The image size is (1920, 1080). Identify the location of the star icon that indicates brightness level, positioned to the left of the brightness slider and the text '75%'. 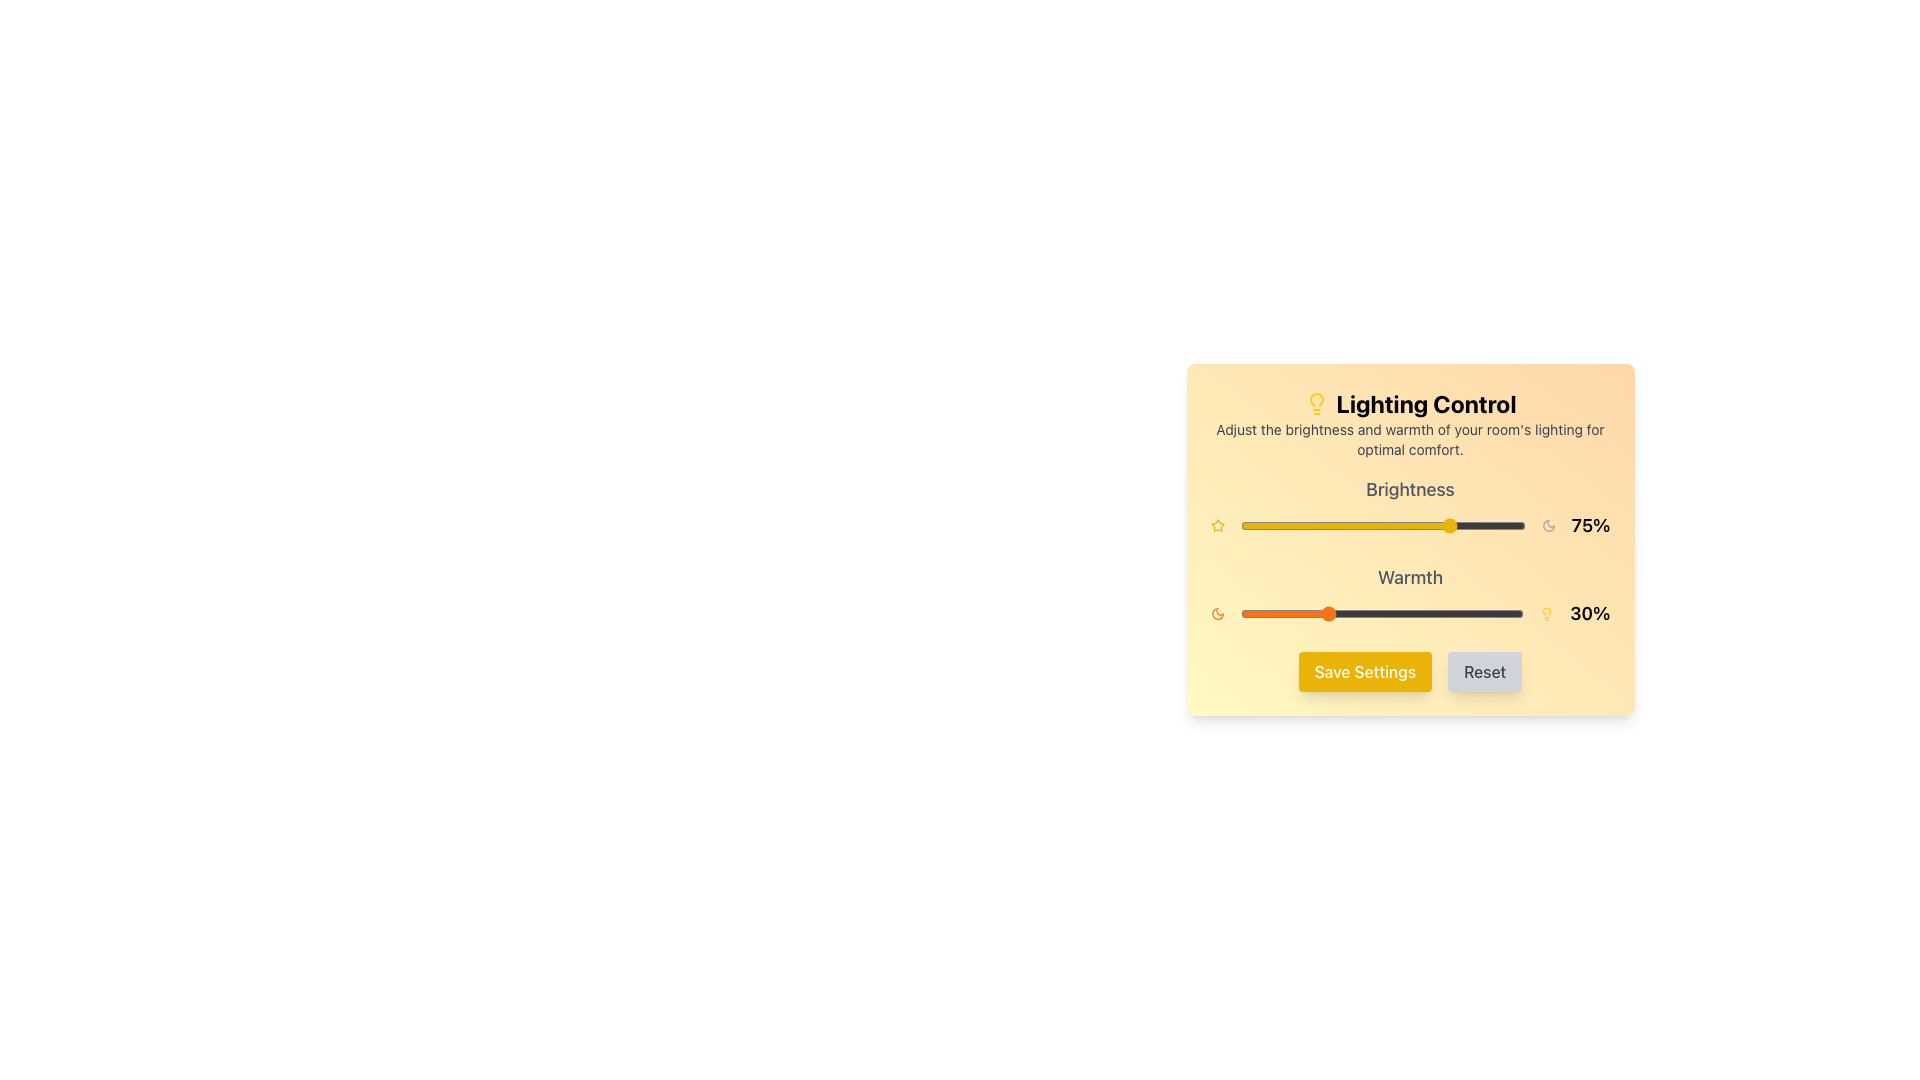
(1216, 524).